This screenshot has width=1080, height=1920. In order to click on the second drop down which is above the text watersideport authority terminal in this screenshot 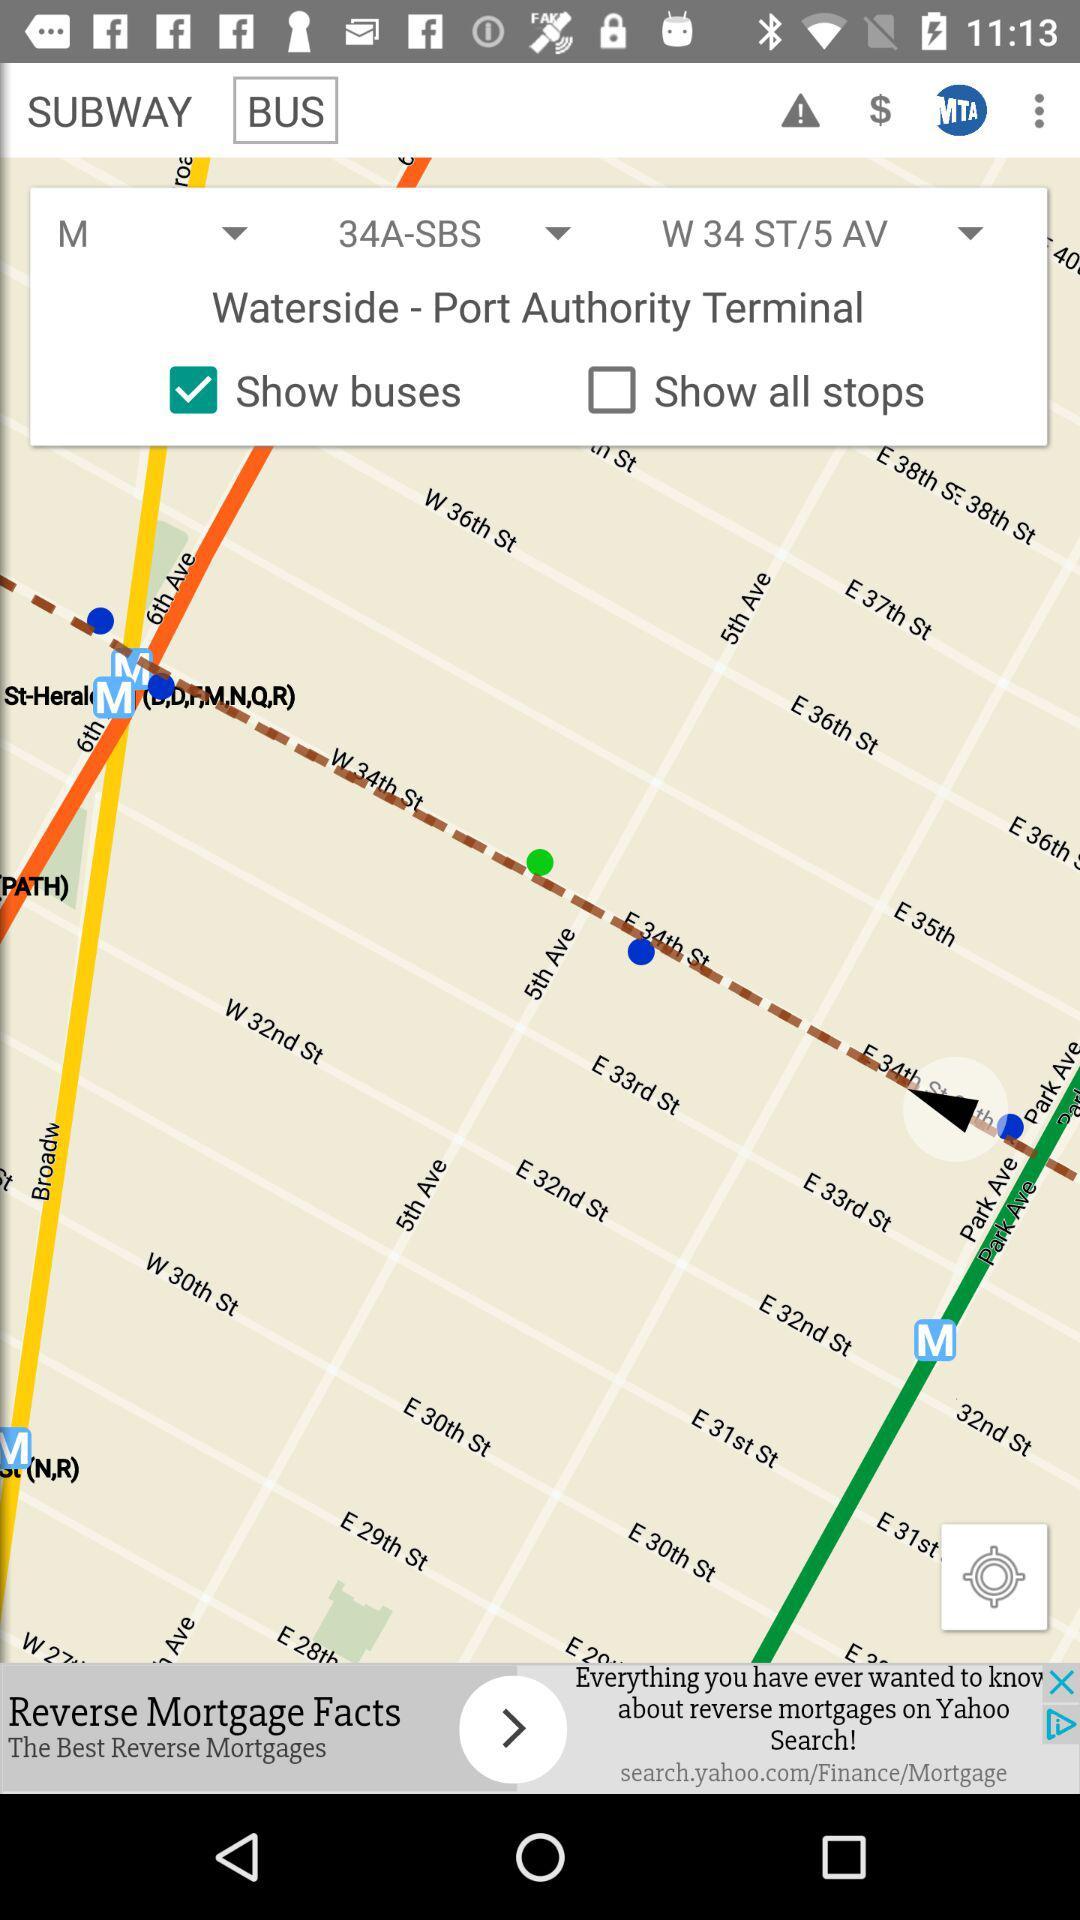, I will do `click(840, 232)`.